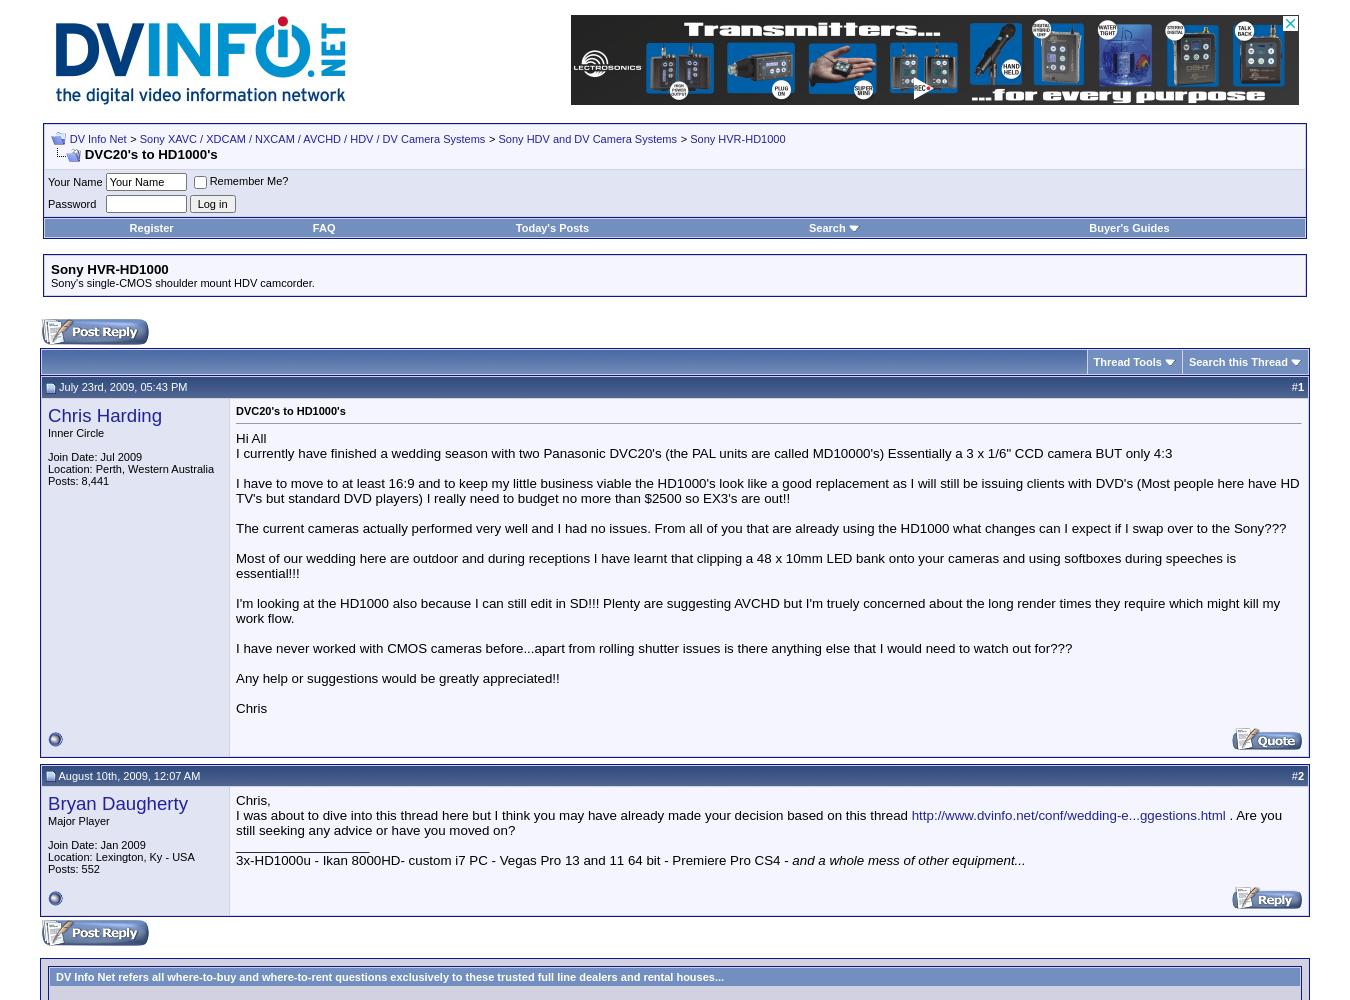  What do you see at coordinates (907, 859) in the screenshot?
I see `'and a whole mess of other equipment...'` at bounding box center [907, 859].